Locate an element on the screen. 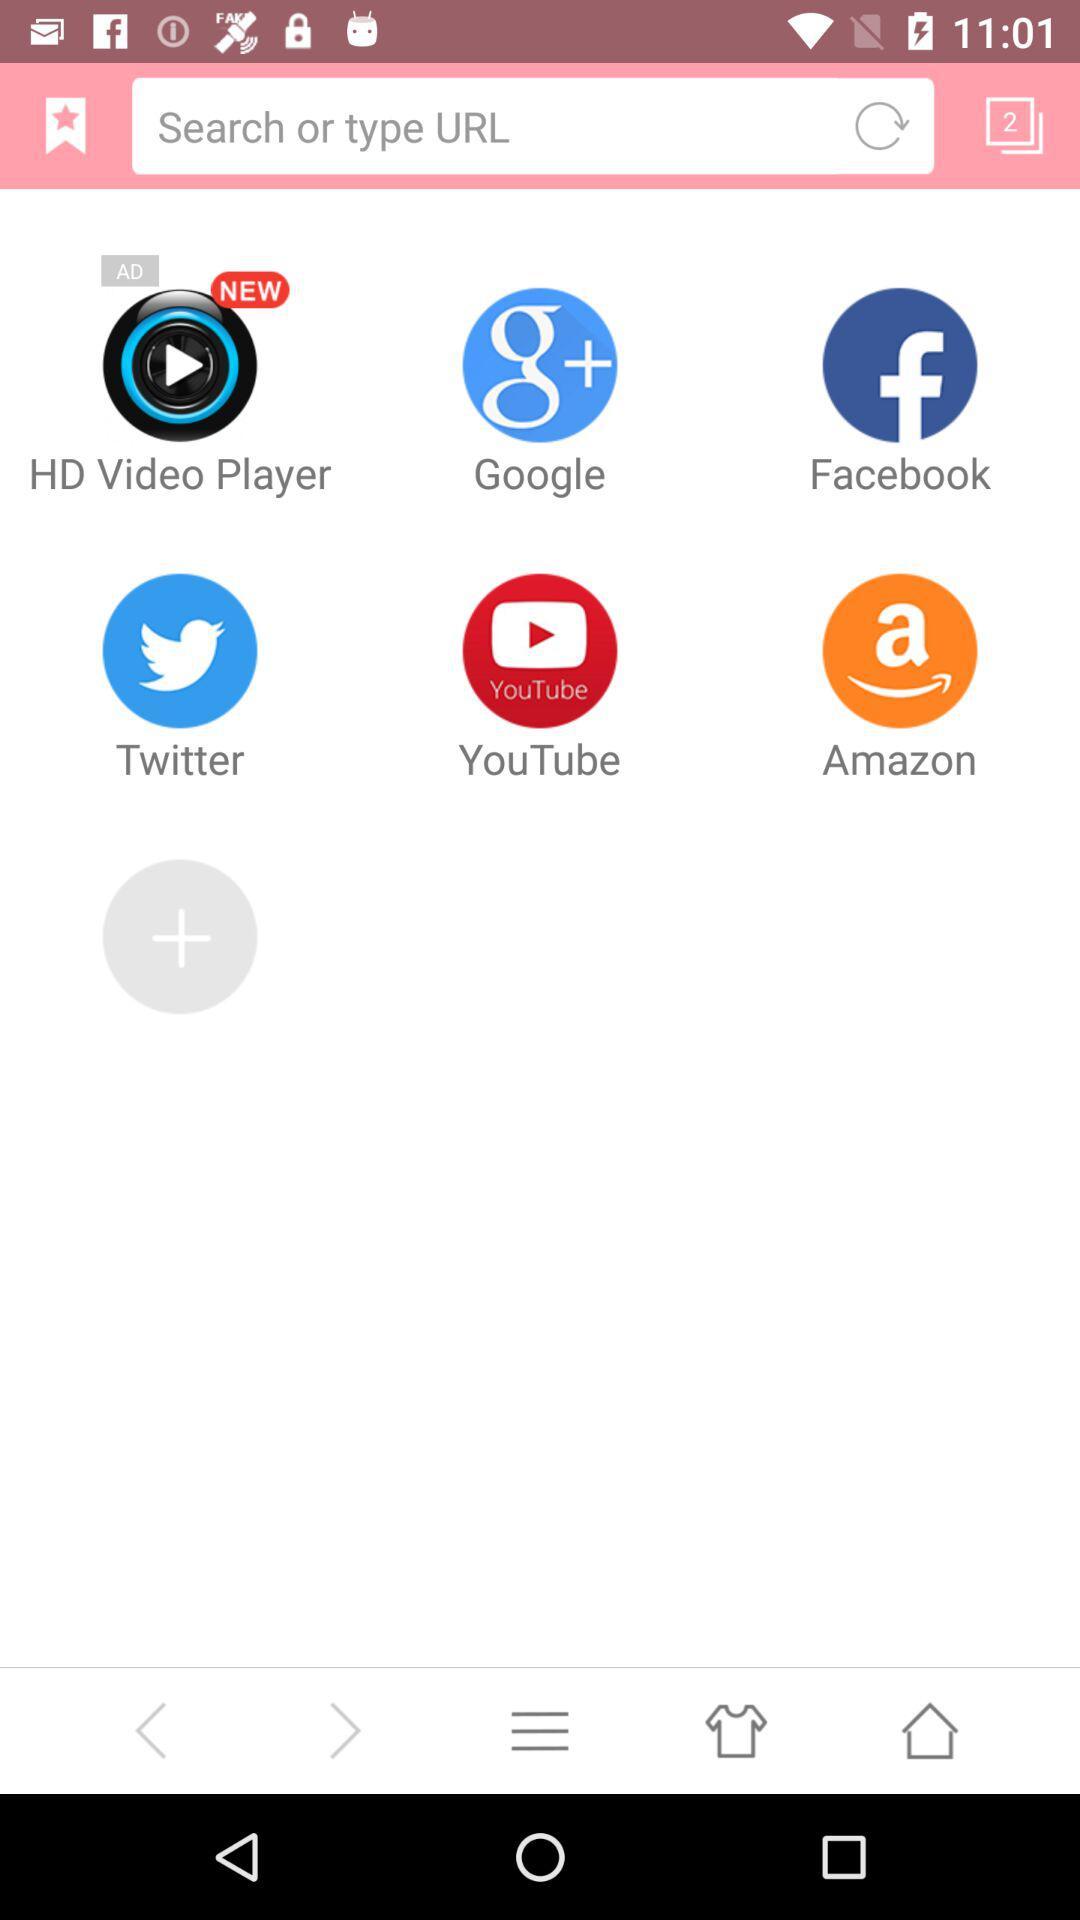  back is located at coordinates (149, 1729).